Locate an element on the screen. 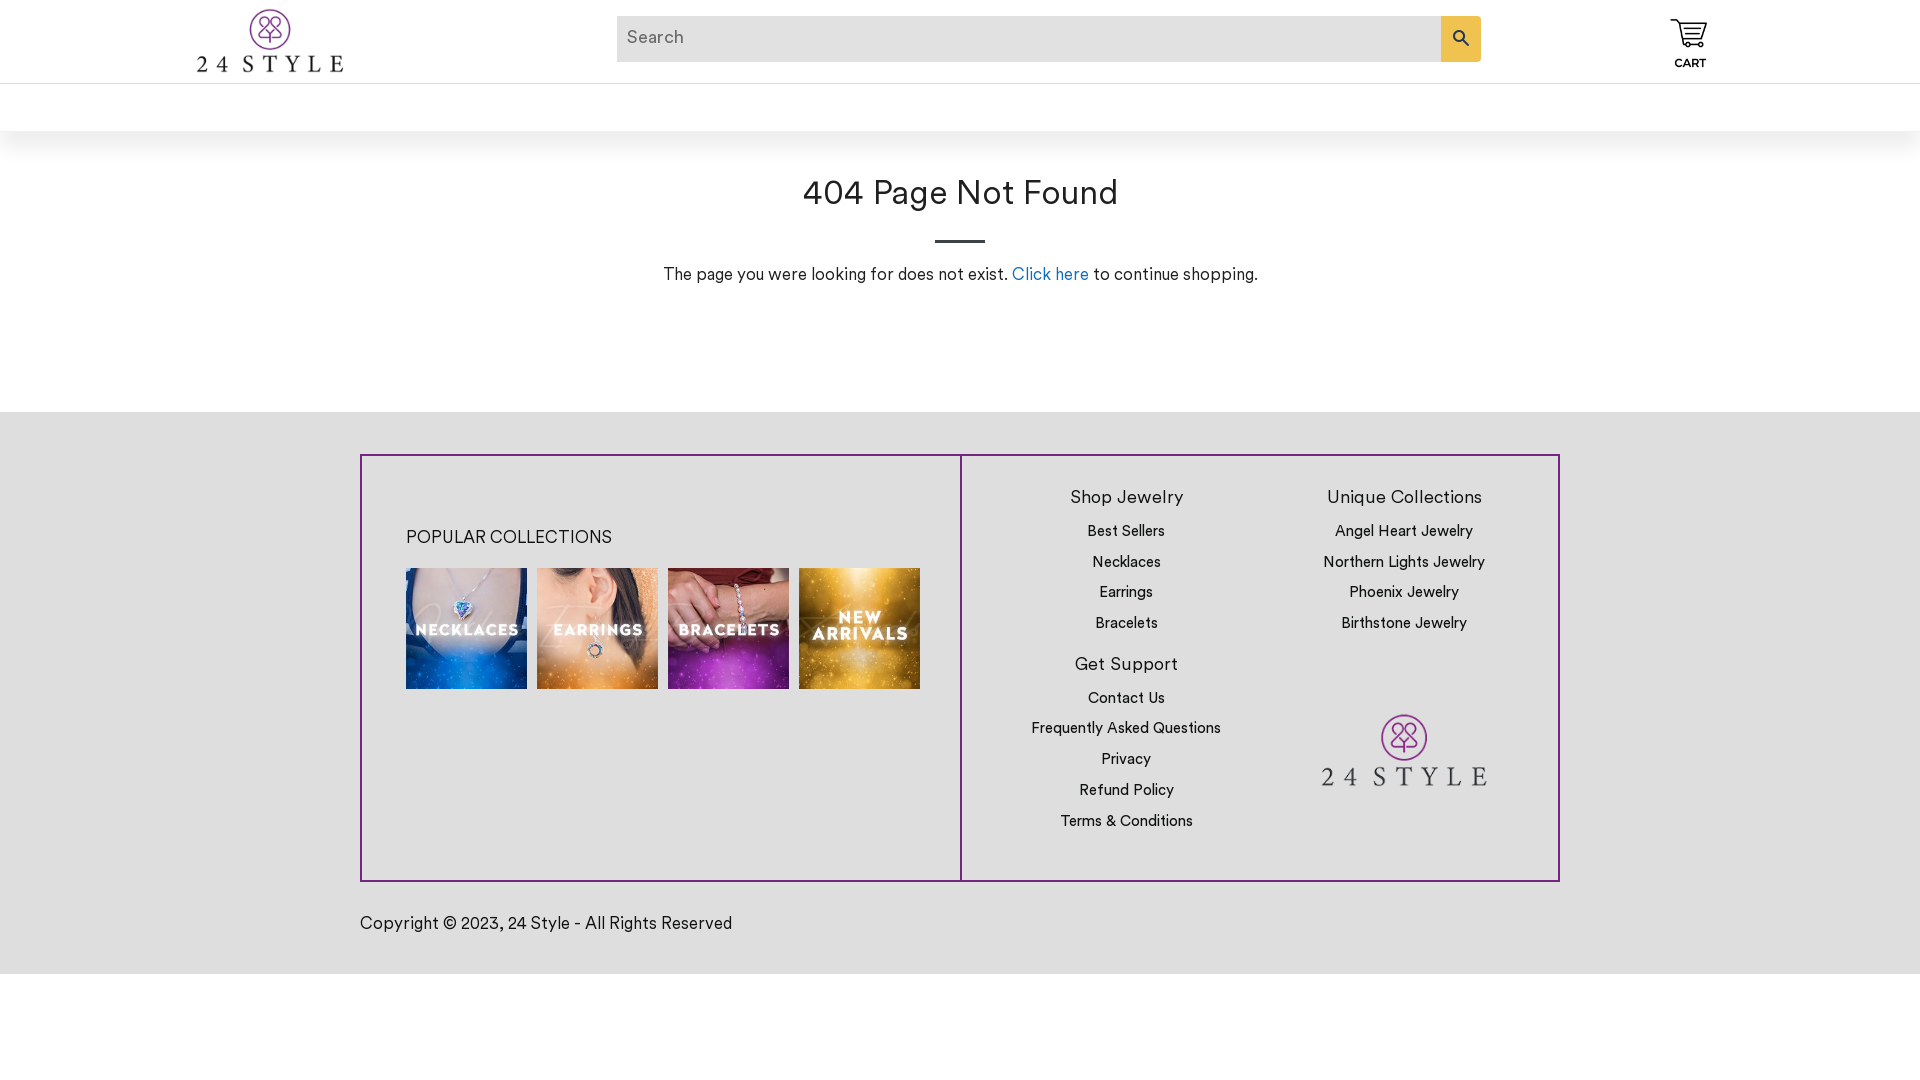  'Refund Policy' is located at coordinates (1077, 790).